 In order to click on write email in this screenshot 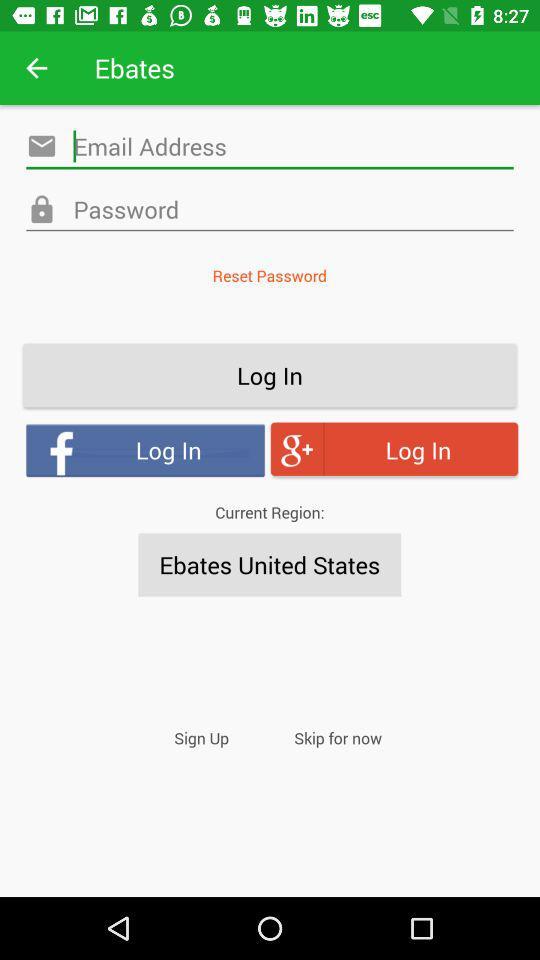, I will do `click(270, 145)`.